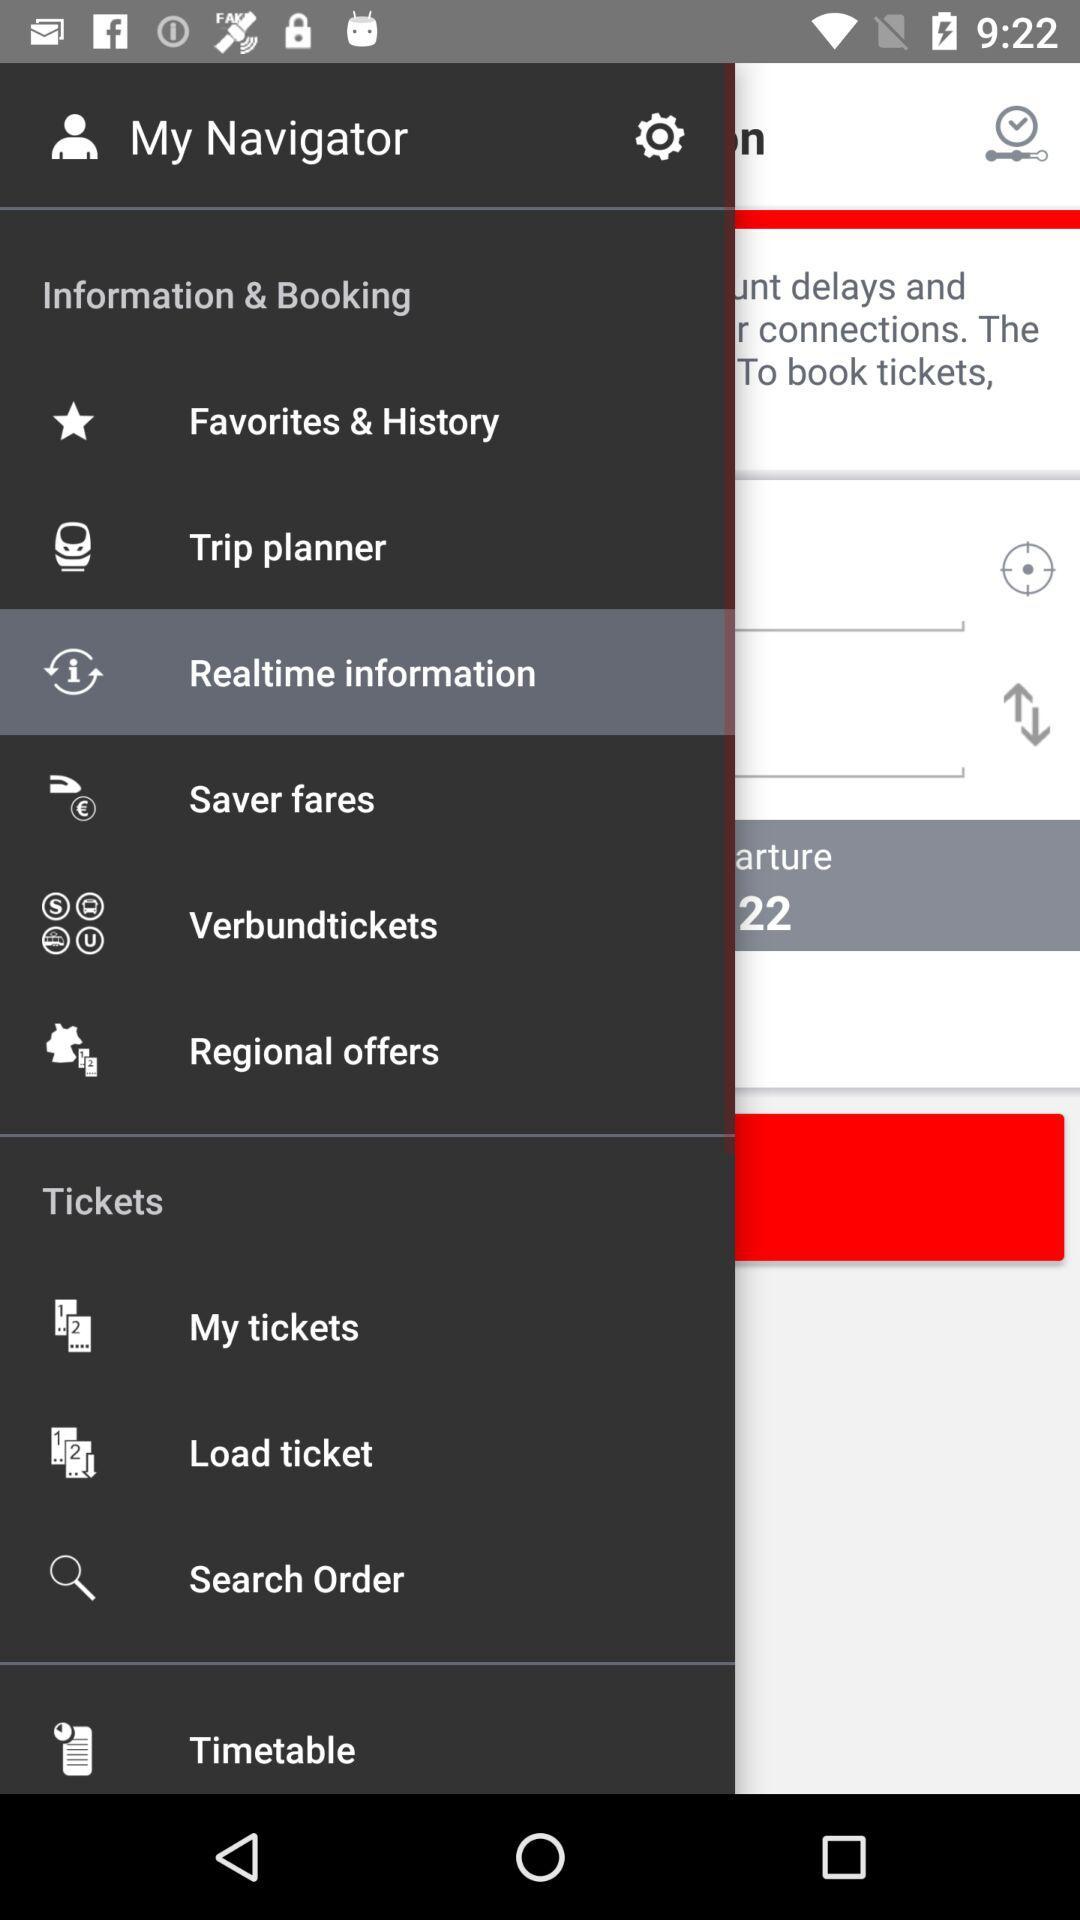 The height and width of the screenshot is (1920, 1080). I want to click on the swap icon, so click(1027, 714).